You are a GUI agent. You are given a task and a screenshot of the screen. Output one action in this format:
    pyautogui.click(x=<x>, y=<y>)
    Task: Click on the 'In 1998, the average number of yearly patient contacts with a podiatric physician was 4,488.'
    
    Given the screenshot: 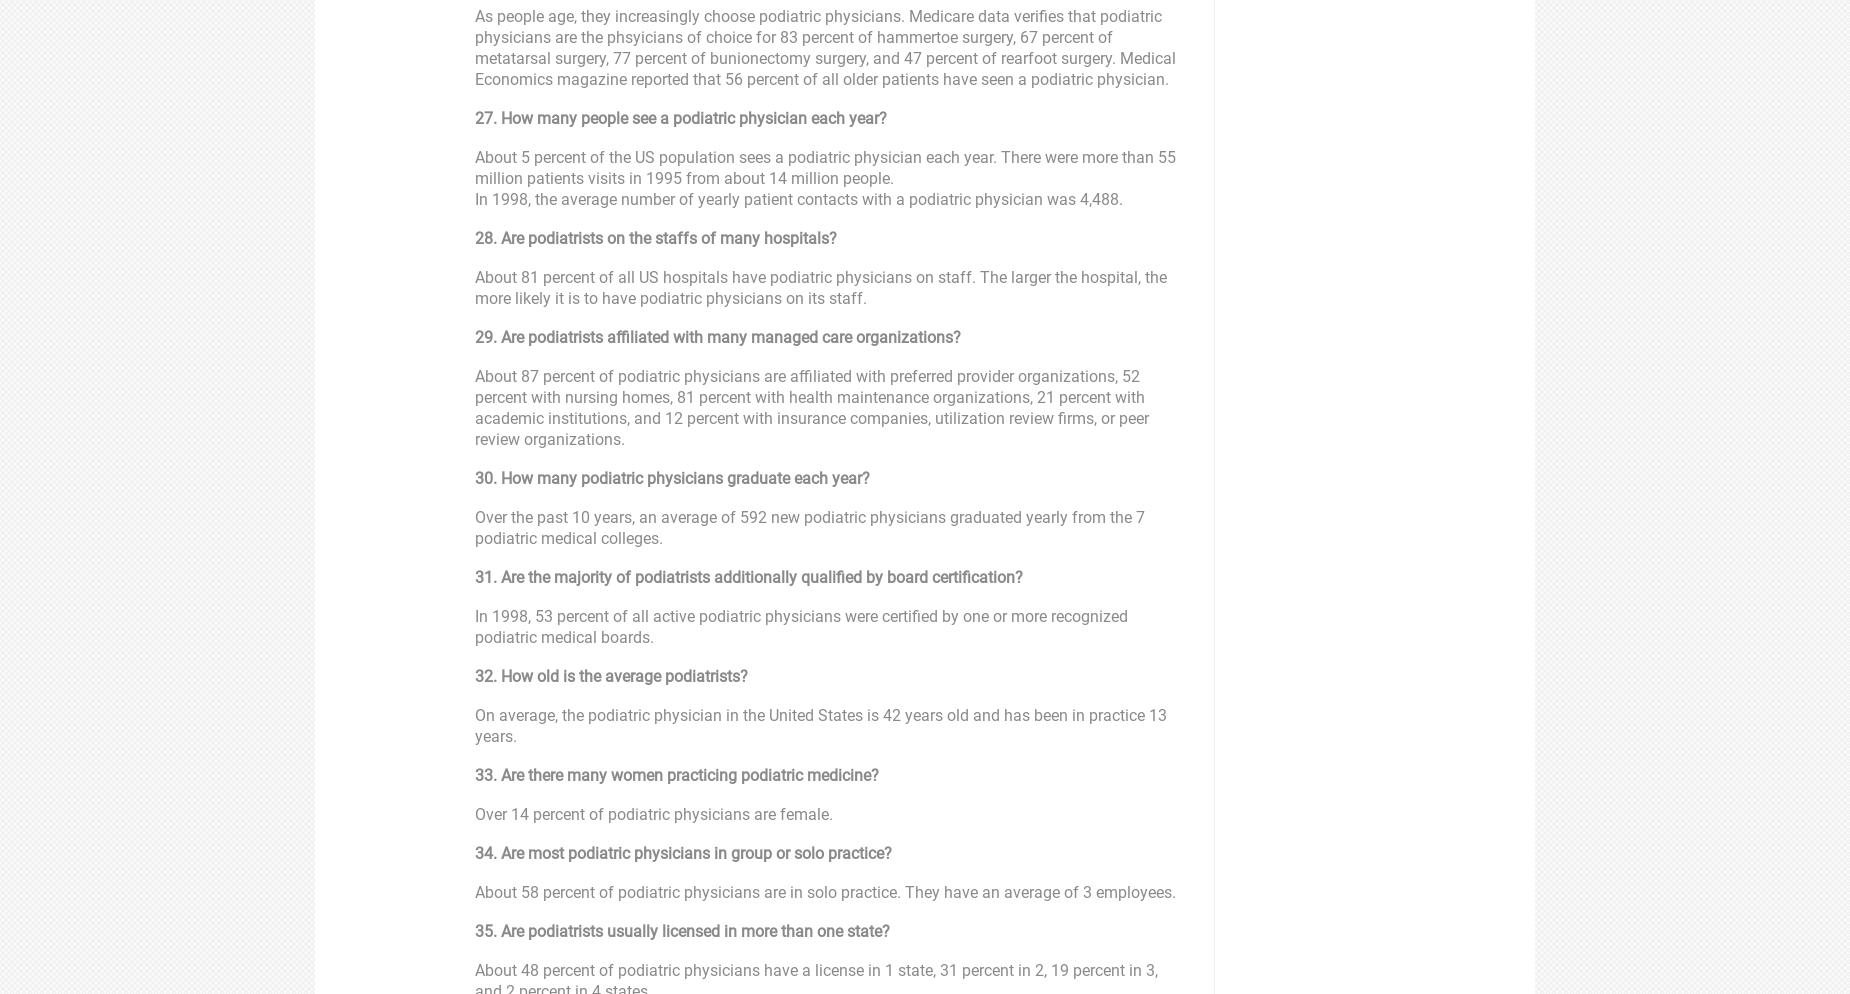 What is the action you would take?
    pyautogui.click(x=799, y=198)
    